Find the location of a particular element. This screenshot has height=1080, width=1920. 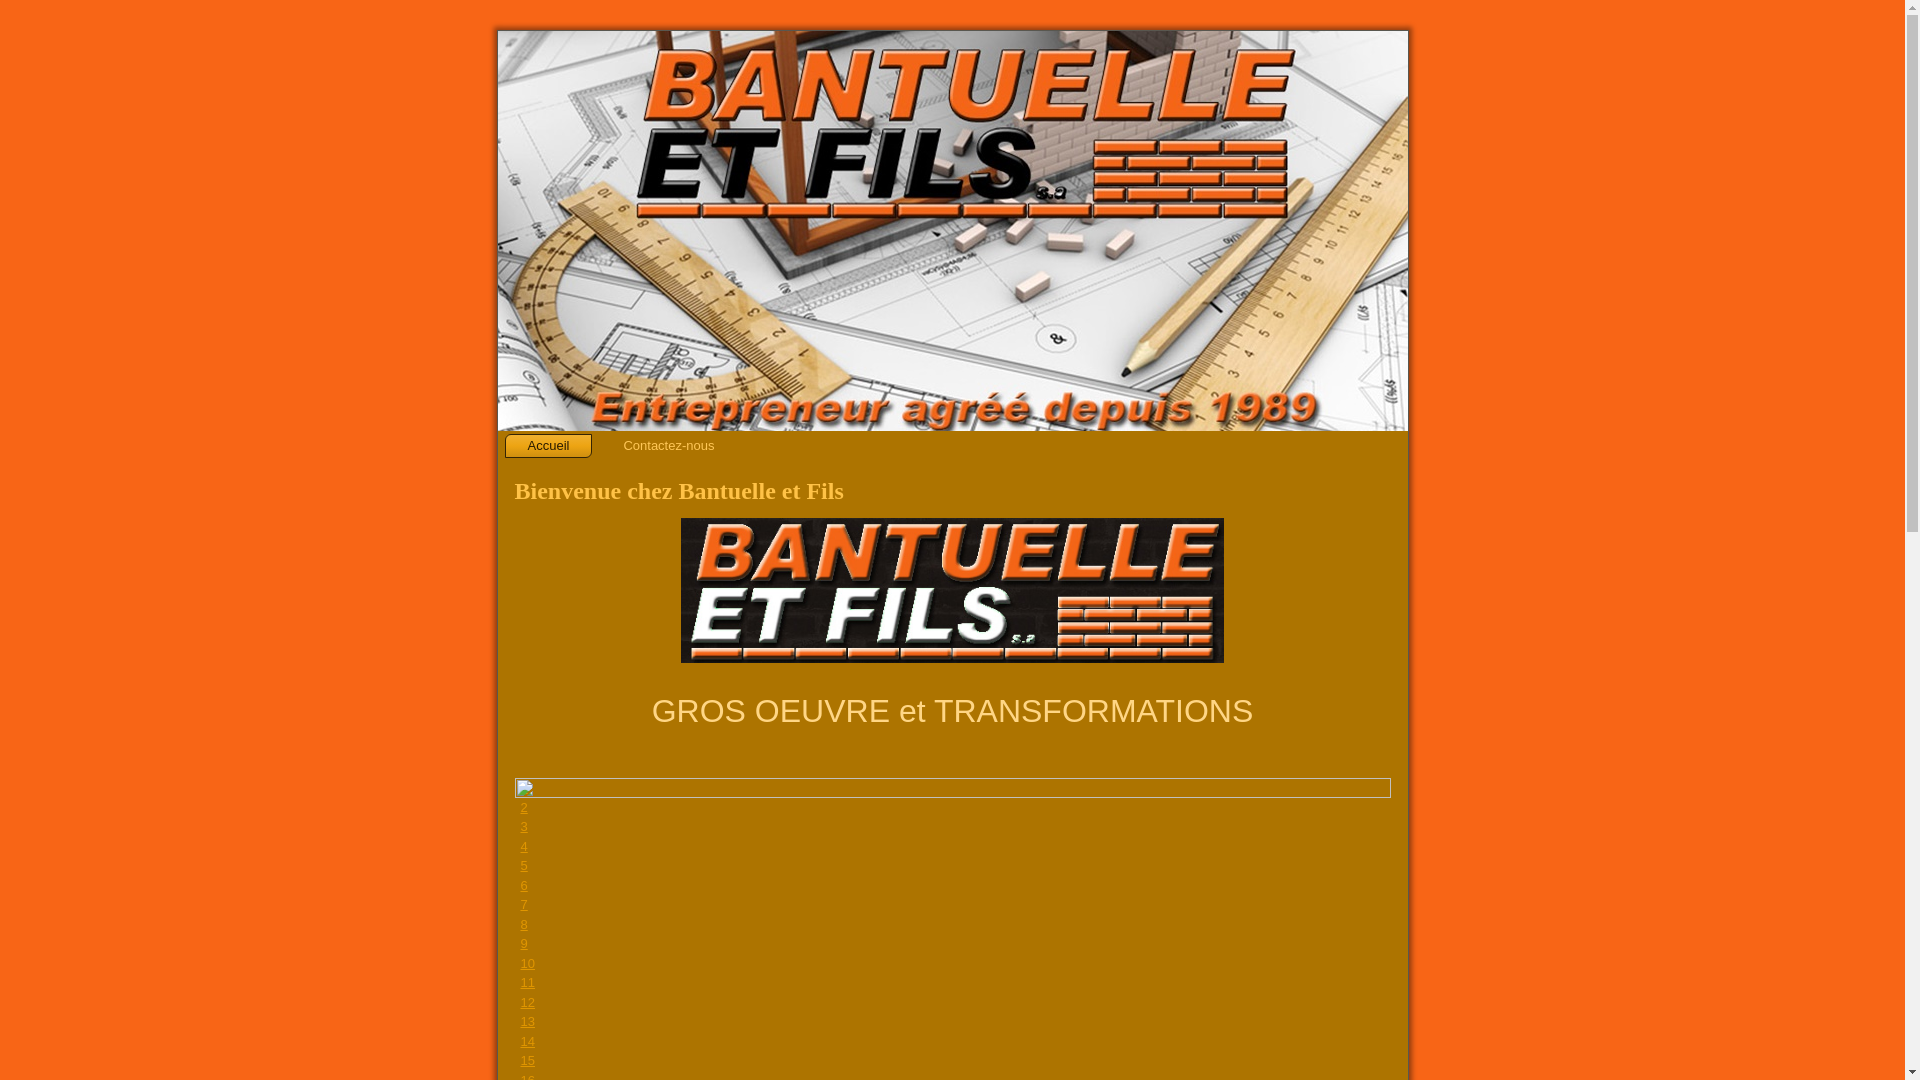

'14' is located at coordinates (527, 1040).